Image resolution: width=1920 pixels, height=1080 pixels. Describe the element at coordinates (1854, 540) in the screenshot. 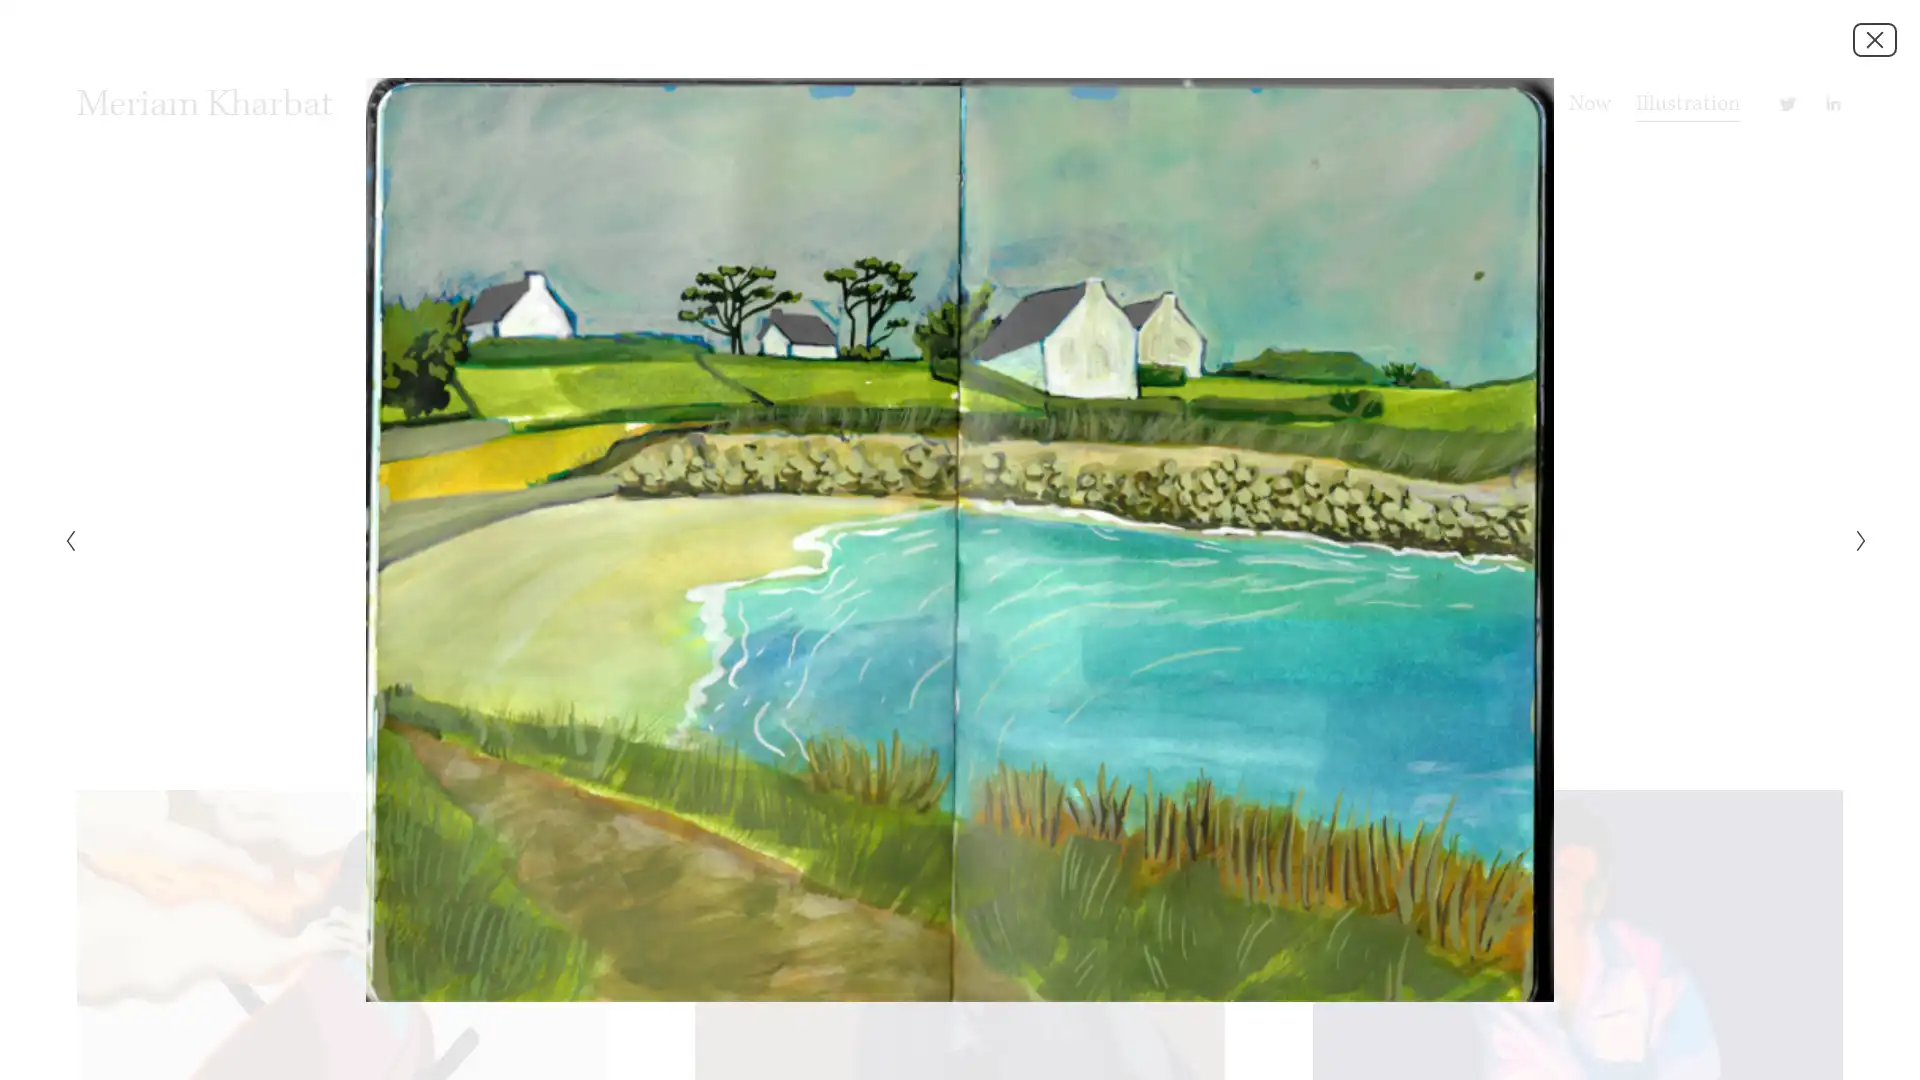

I see `Next Slide` at that location.